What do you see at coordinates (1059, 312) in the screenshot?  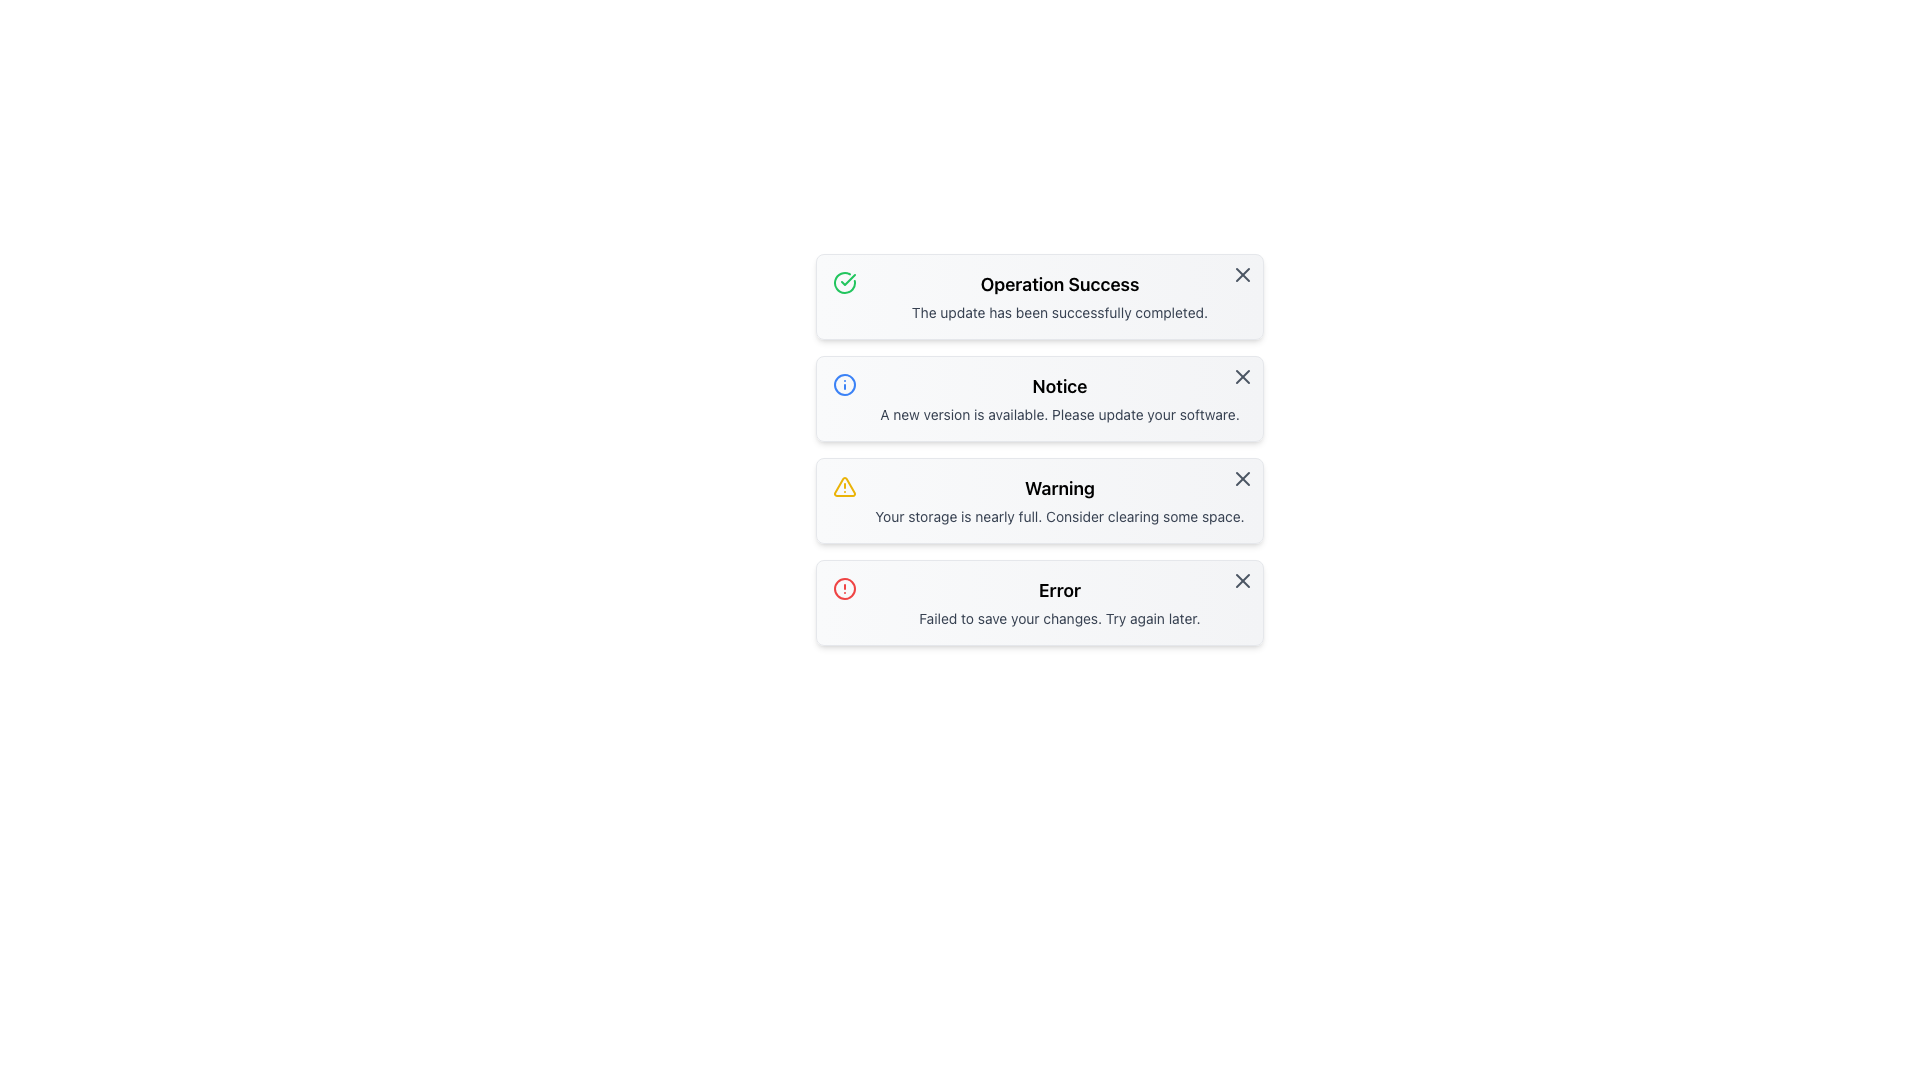 I see `the text label displaying the message 'The update has been successfully completed.' which is located below the heading 'Operation Success' in the notification box` at bounding box center [1059, 312].